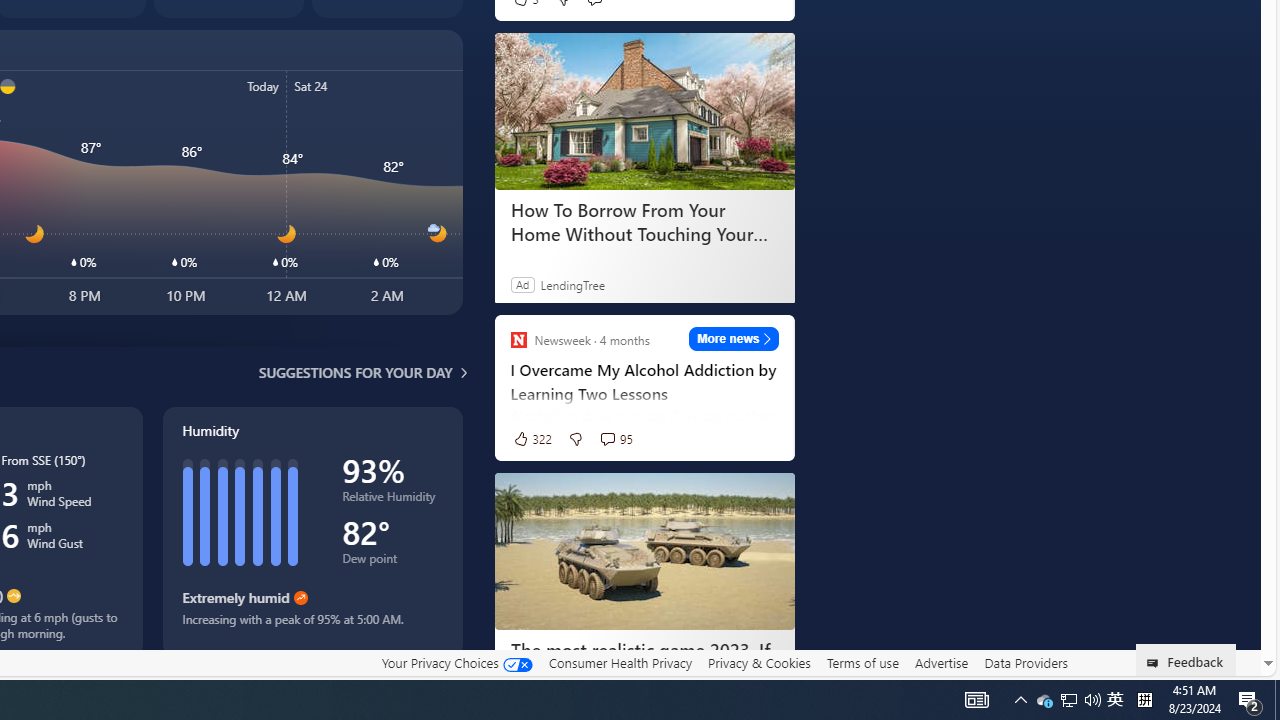 Image resolution: width=1280 pixels, height=720 pixels. I want to click on 'Advertise', so click(940, 662).